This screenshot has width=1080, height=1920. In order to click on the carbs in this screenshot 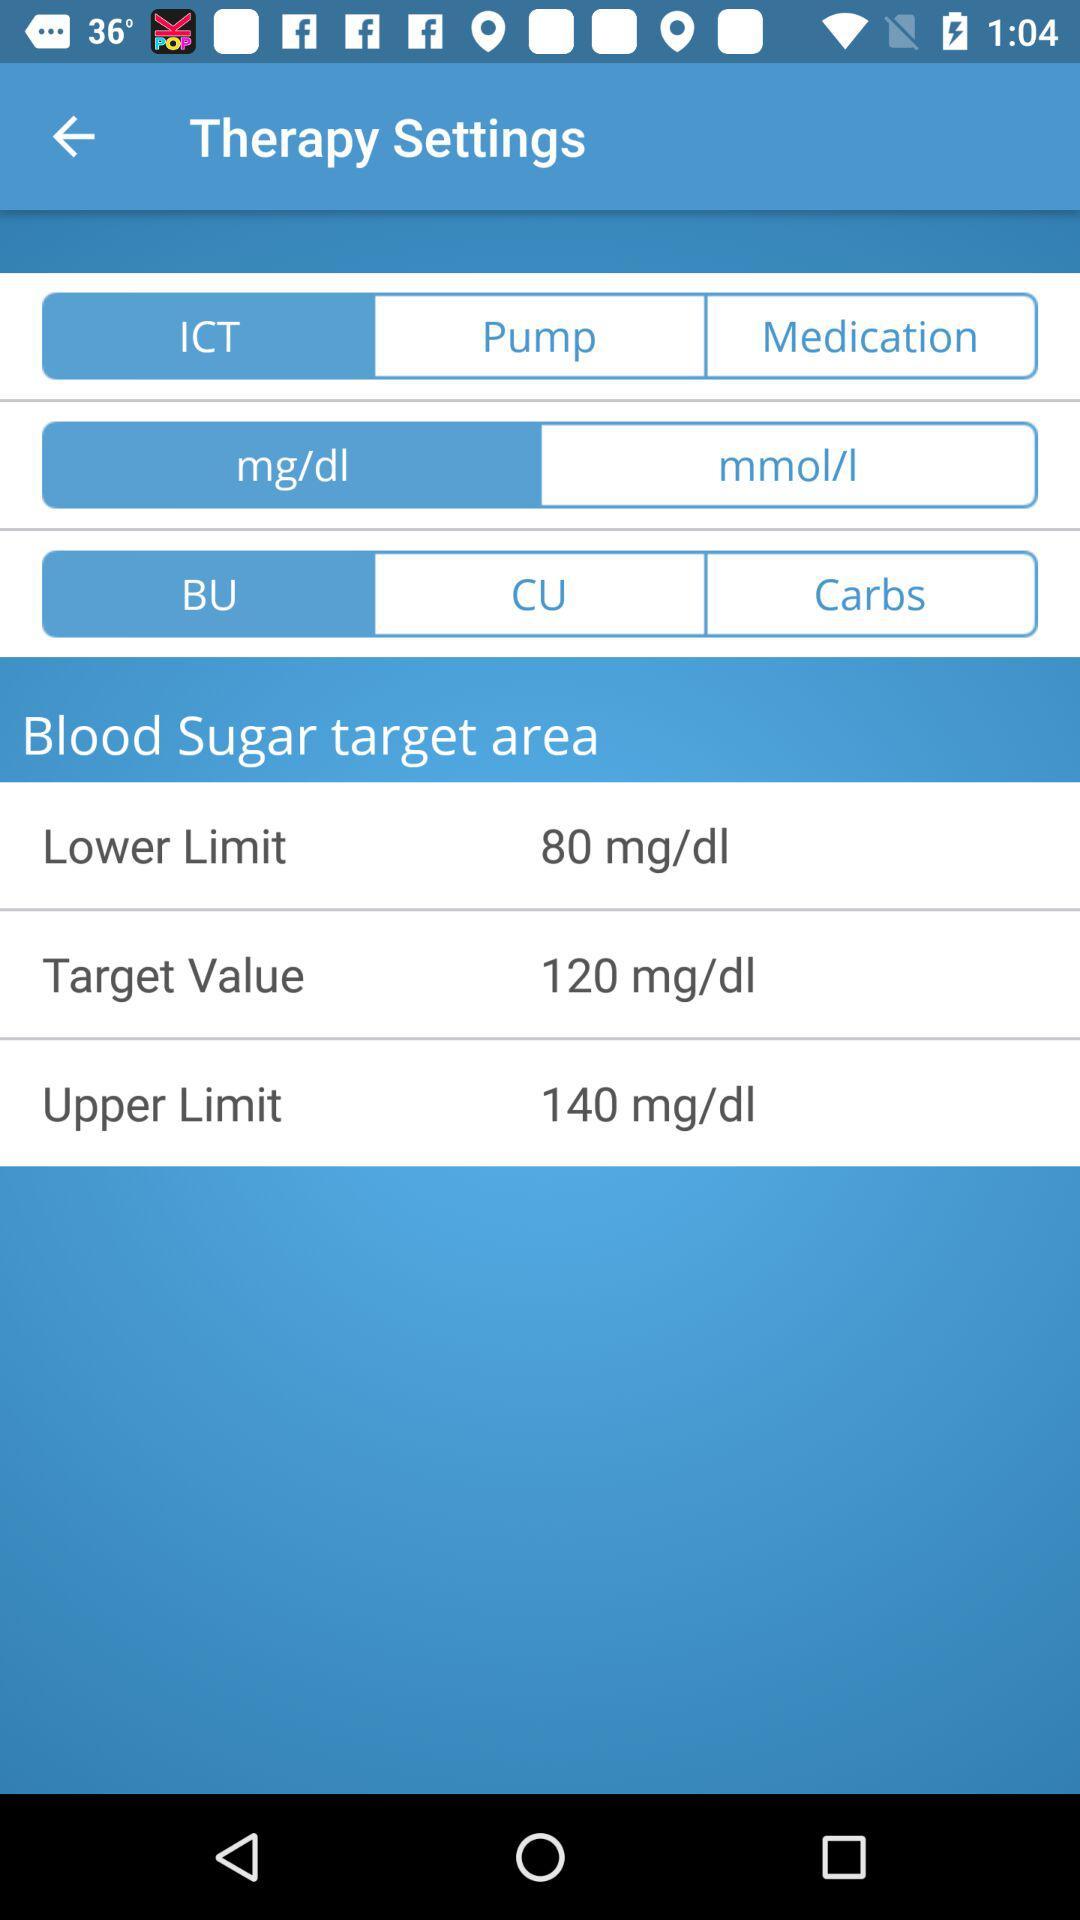, I will do `click(870, 593)`.